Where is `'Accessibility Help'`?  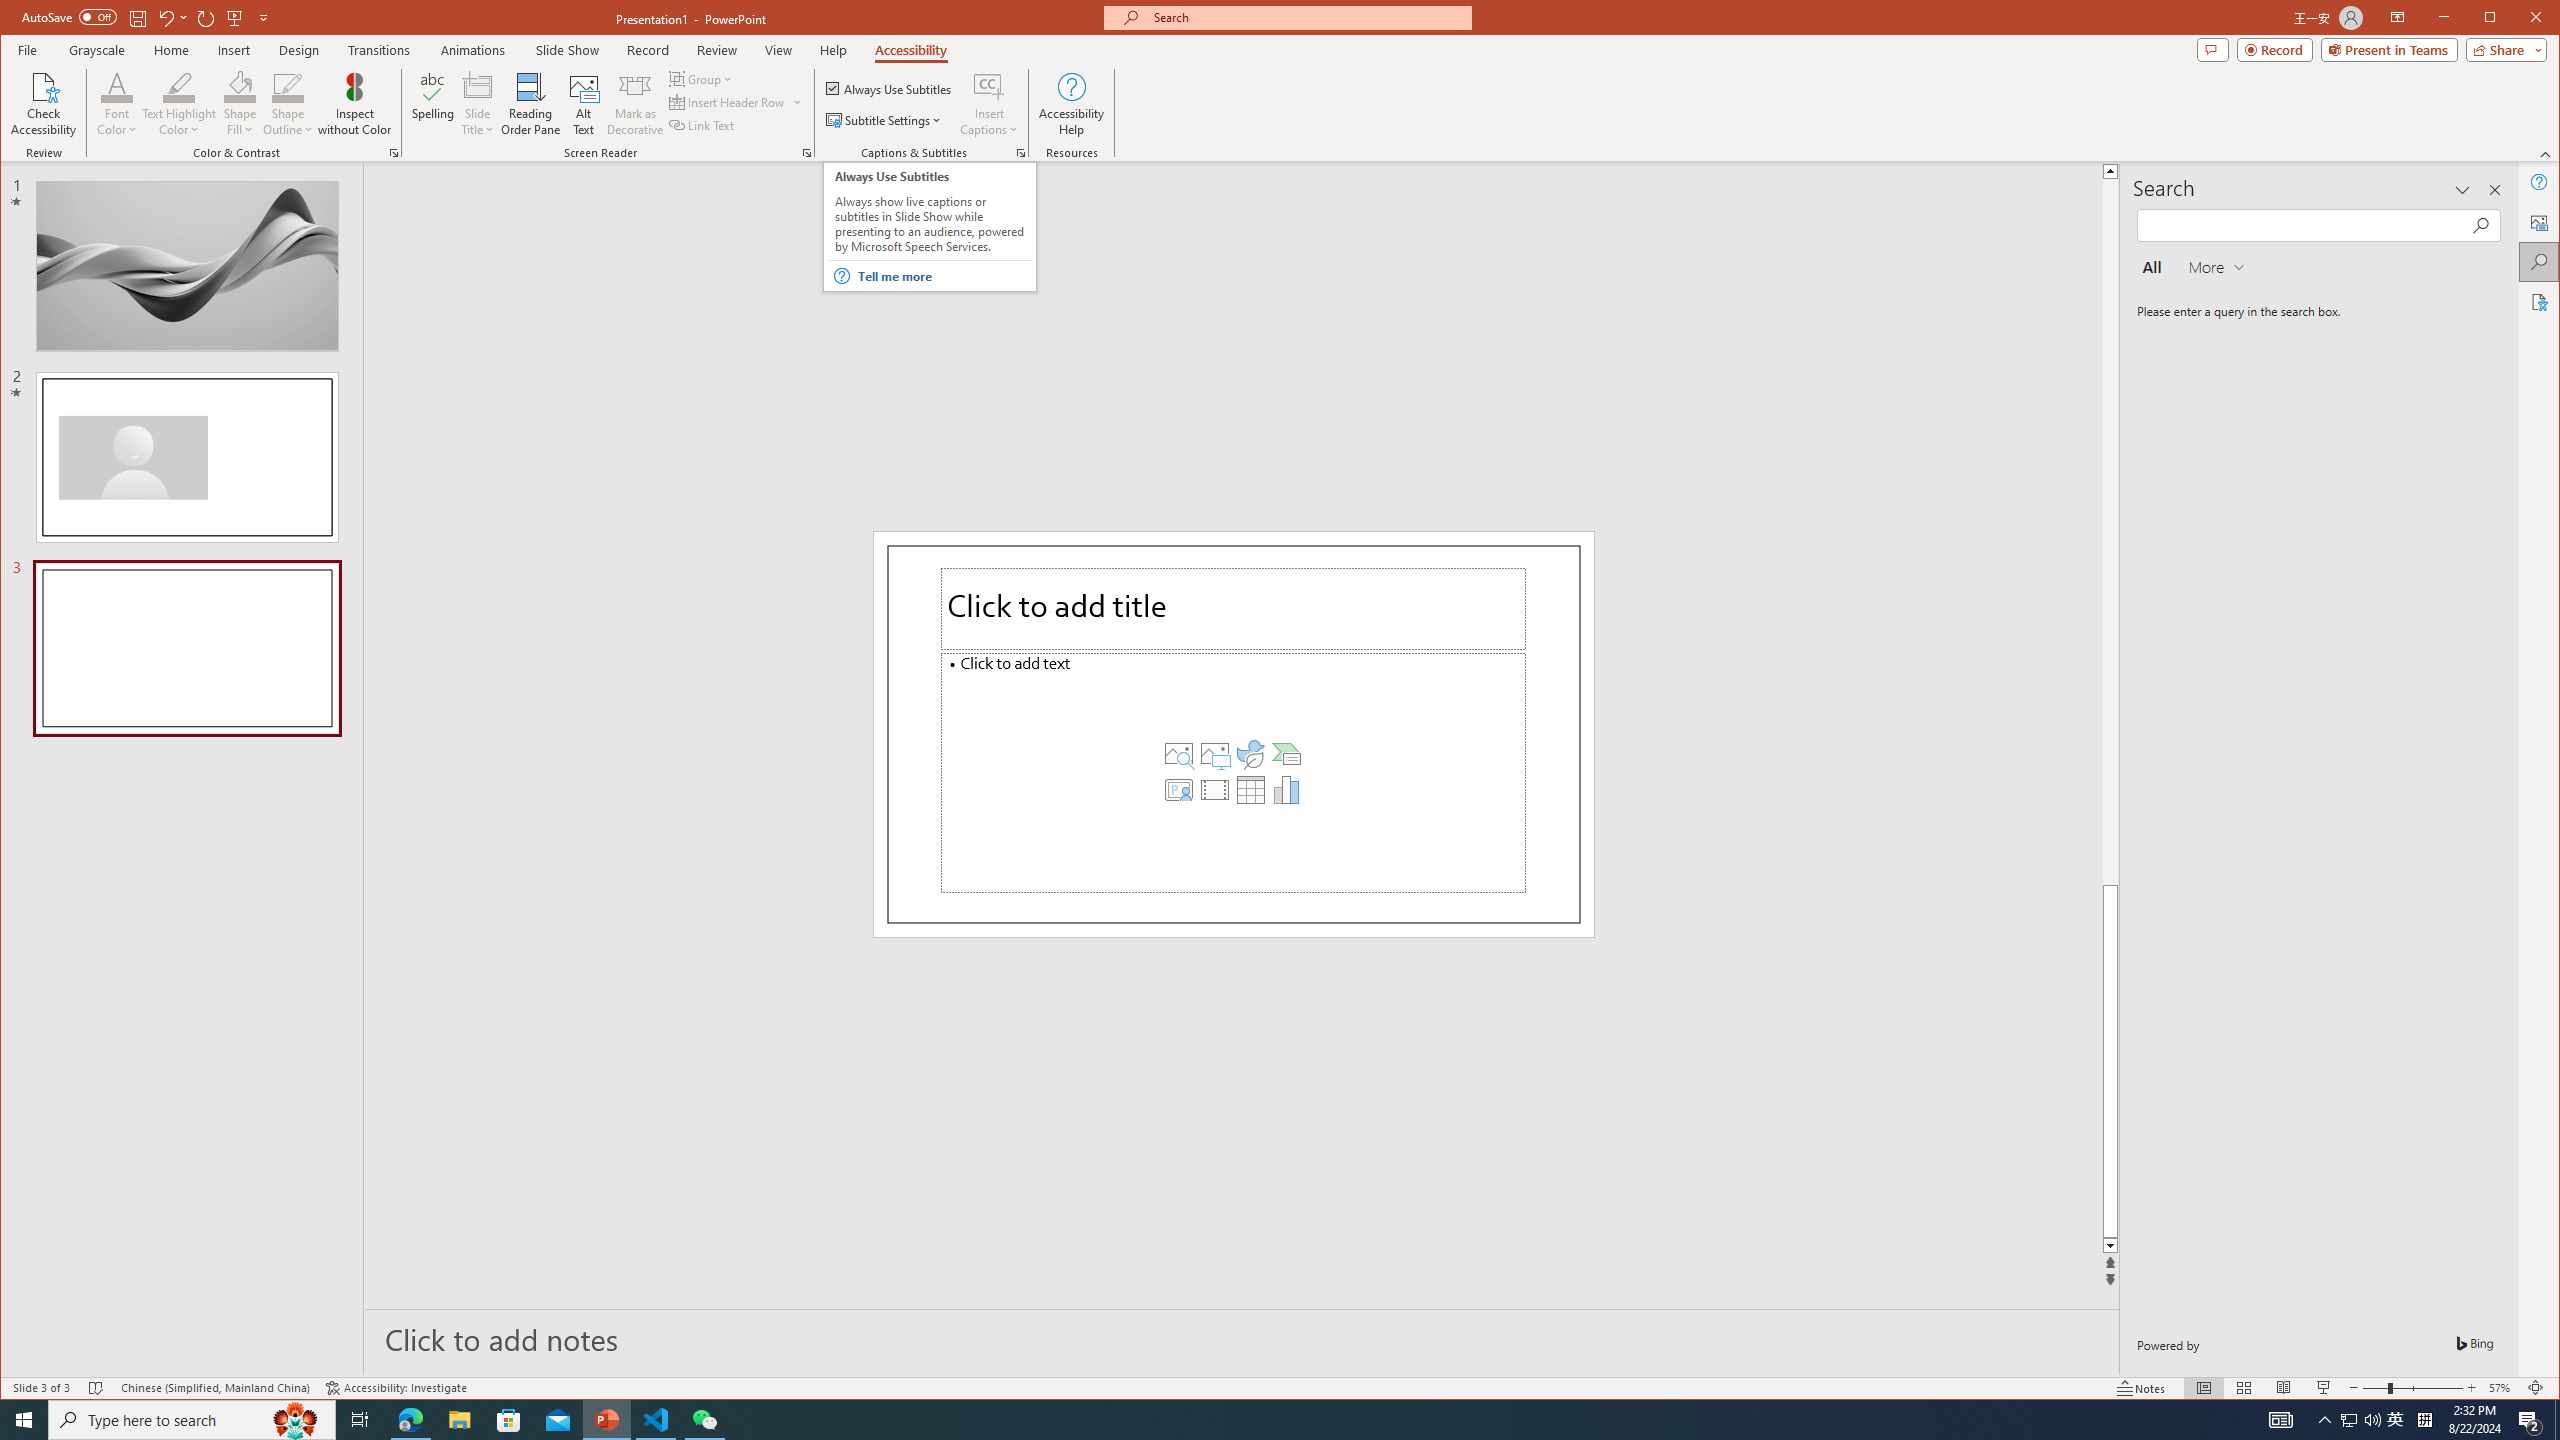
'Accessibility Help' is located at coordinates (1071, 103).